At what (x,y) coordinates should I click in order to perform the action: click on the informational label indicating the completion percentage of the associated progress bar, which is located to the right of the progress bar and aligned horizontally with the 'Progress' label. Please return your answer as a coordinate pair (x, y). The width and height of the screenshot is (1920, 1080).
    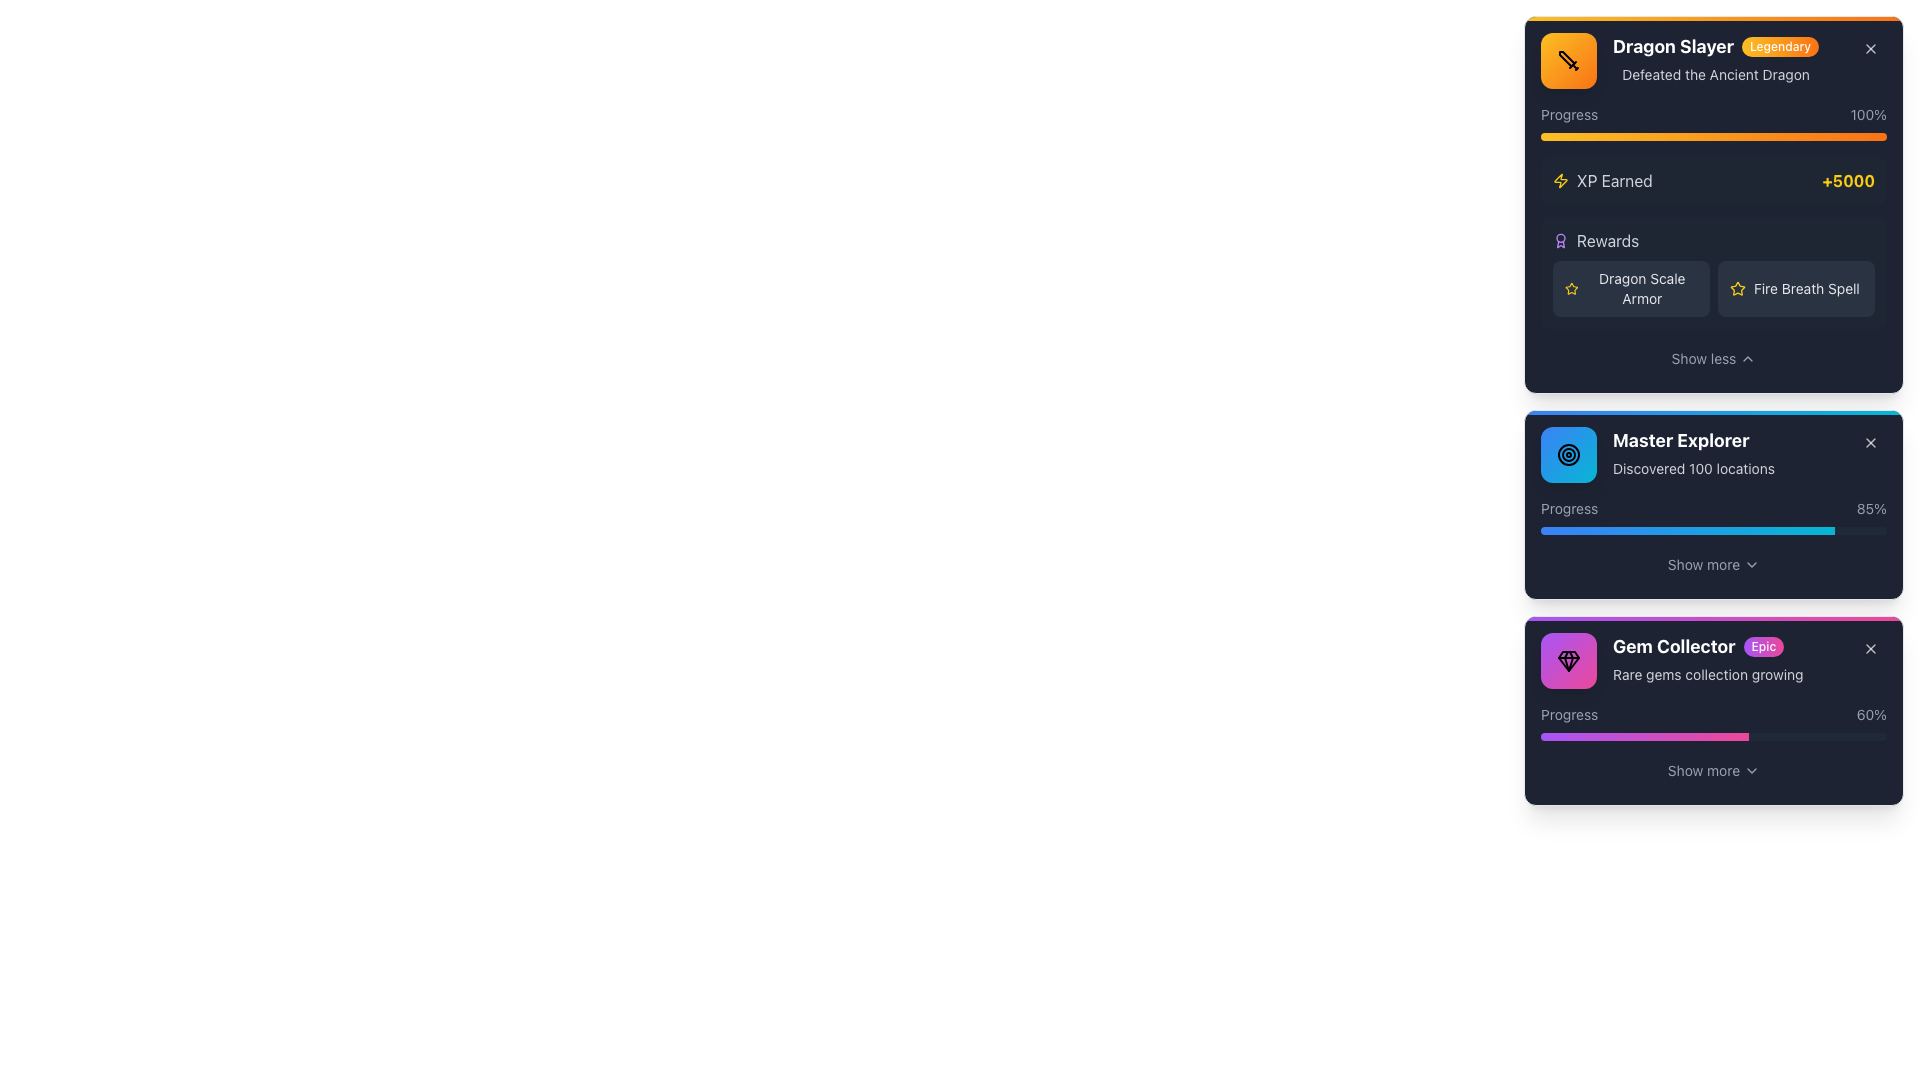
    Looking at the image, I should click on (1871, 508).